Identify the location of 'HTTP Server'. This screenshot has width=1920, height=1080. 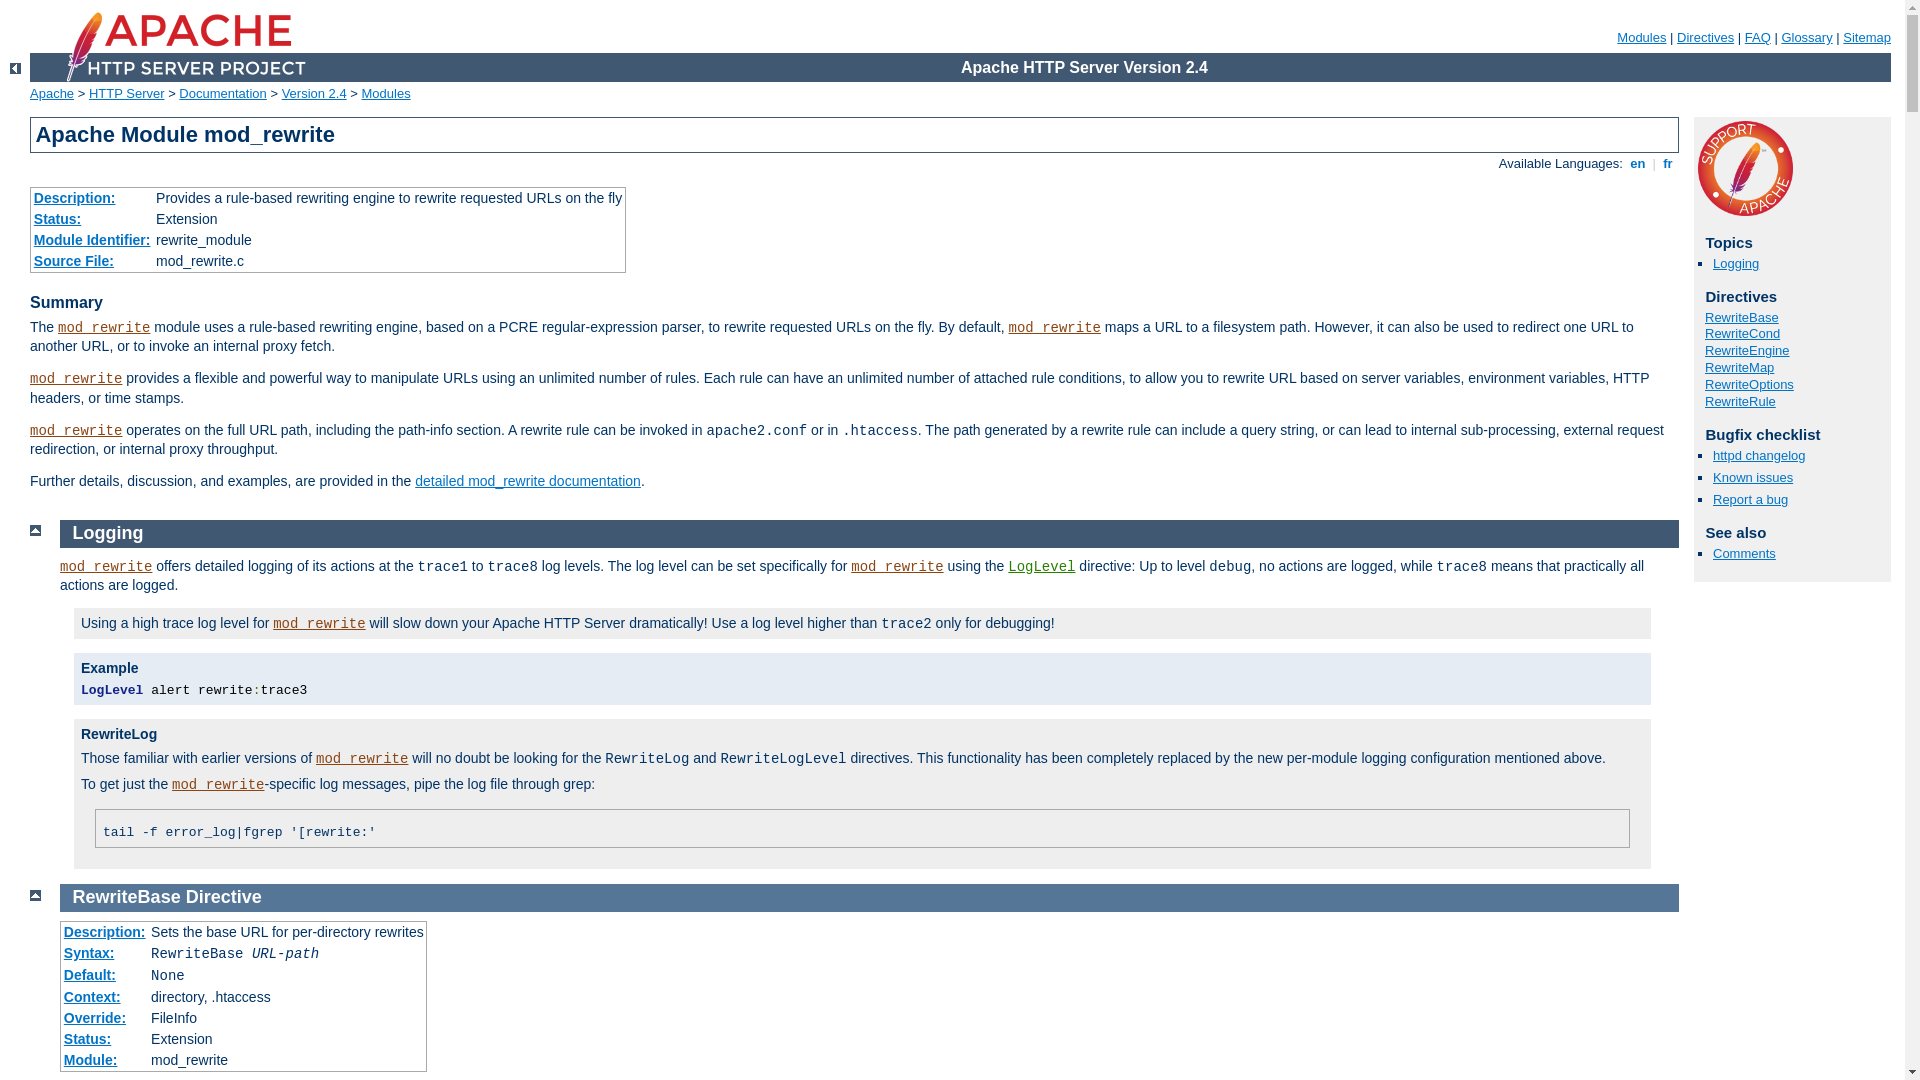
(88, 93).